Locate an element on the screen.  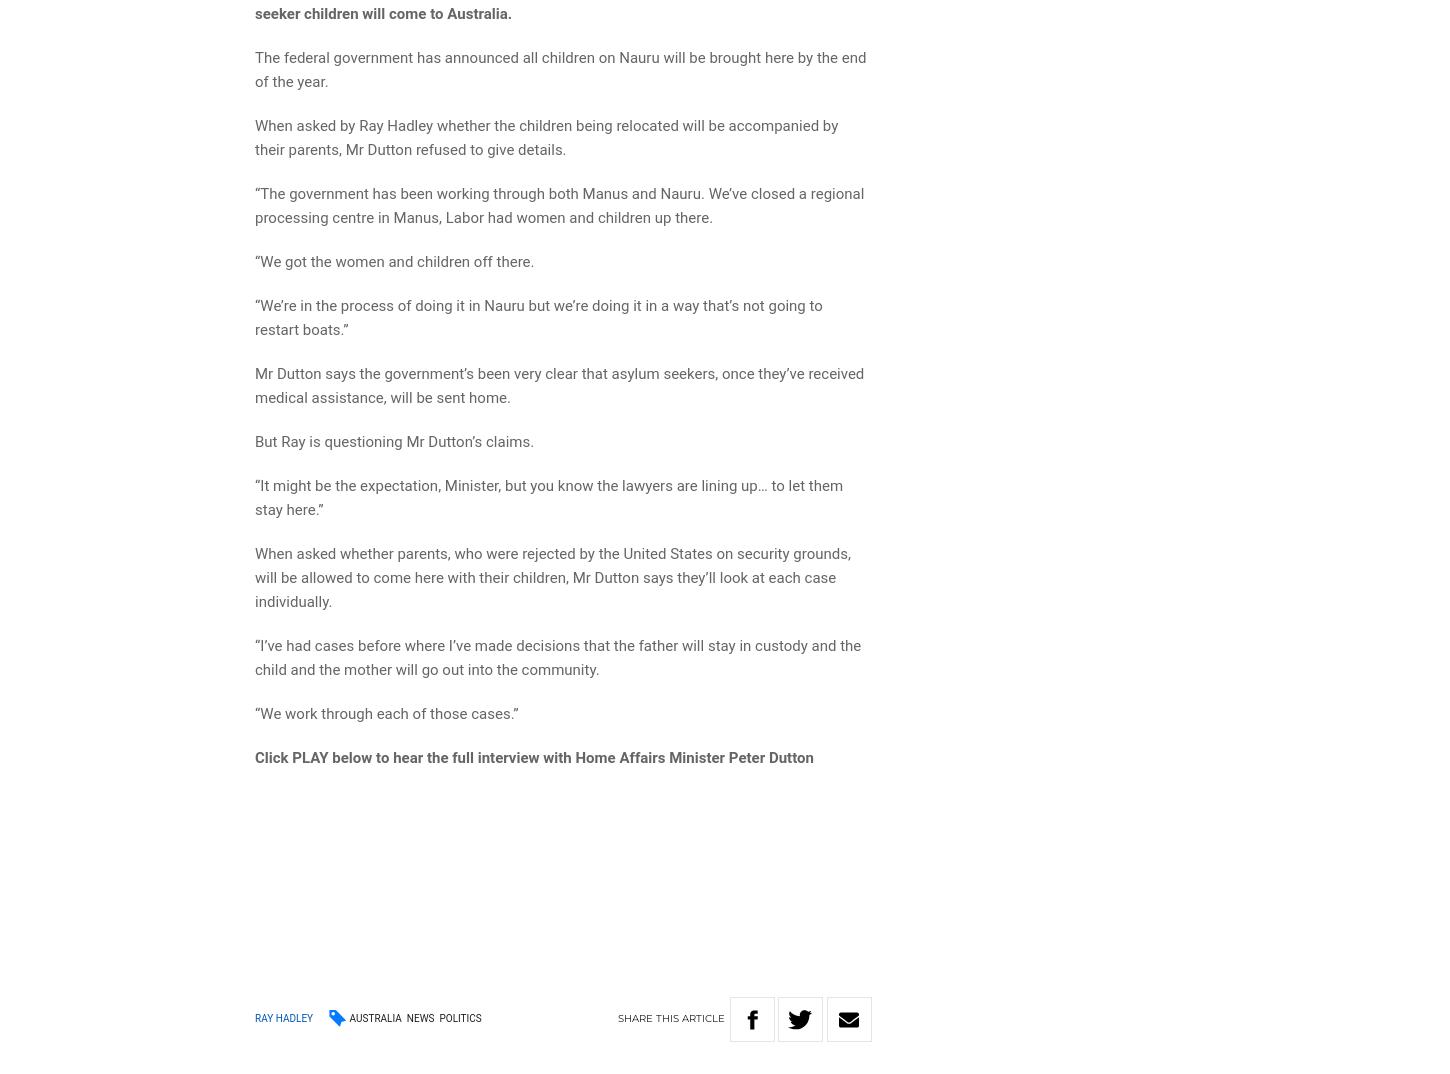
'“We’re in the process of doing it in Nauru but we’re doing it in a way that’s not going to restart boats.”' is located at coordinates (538, 317).